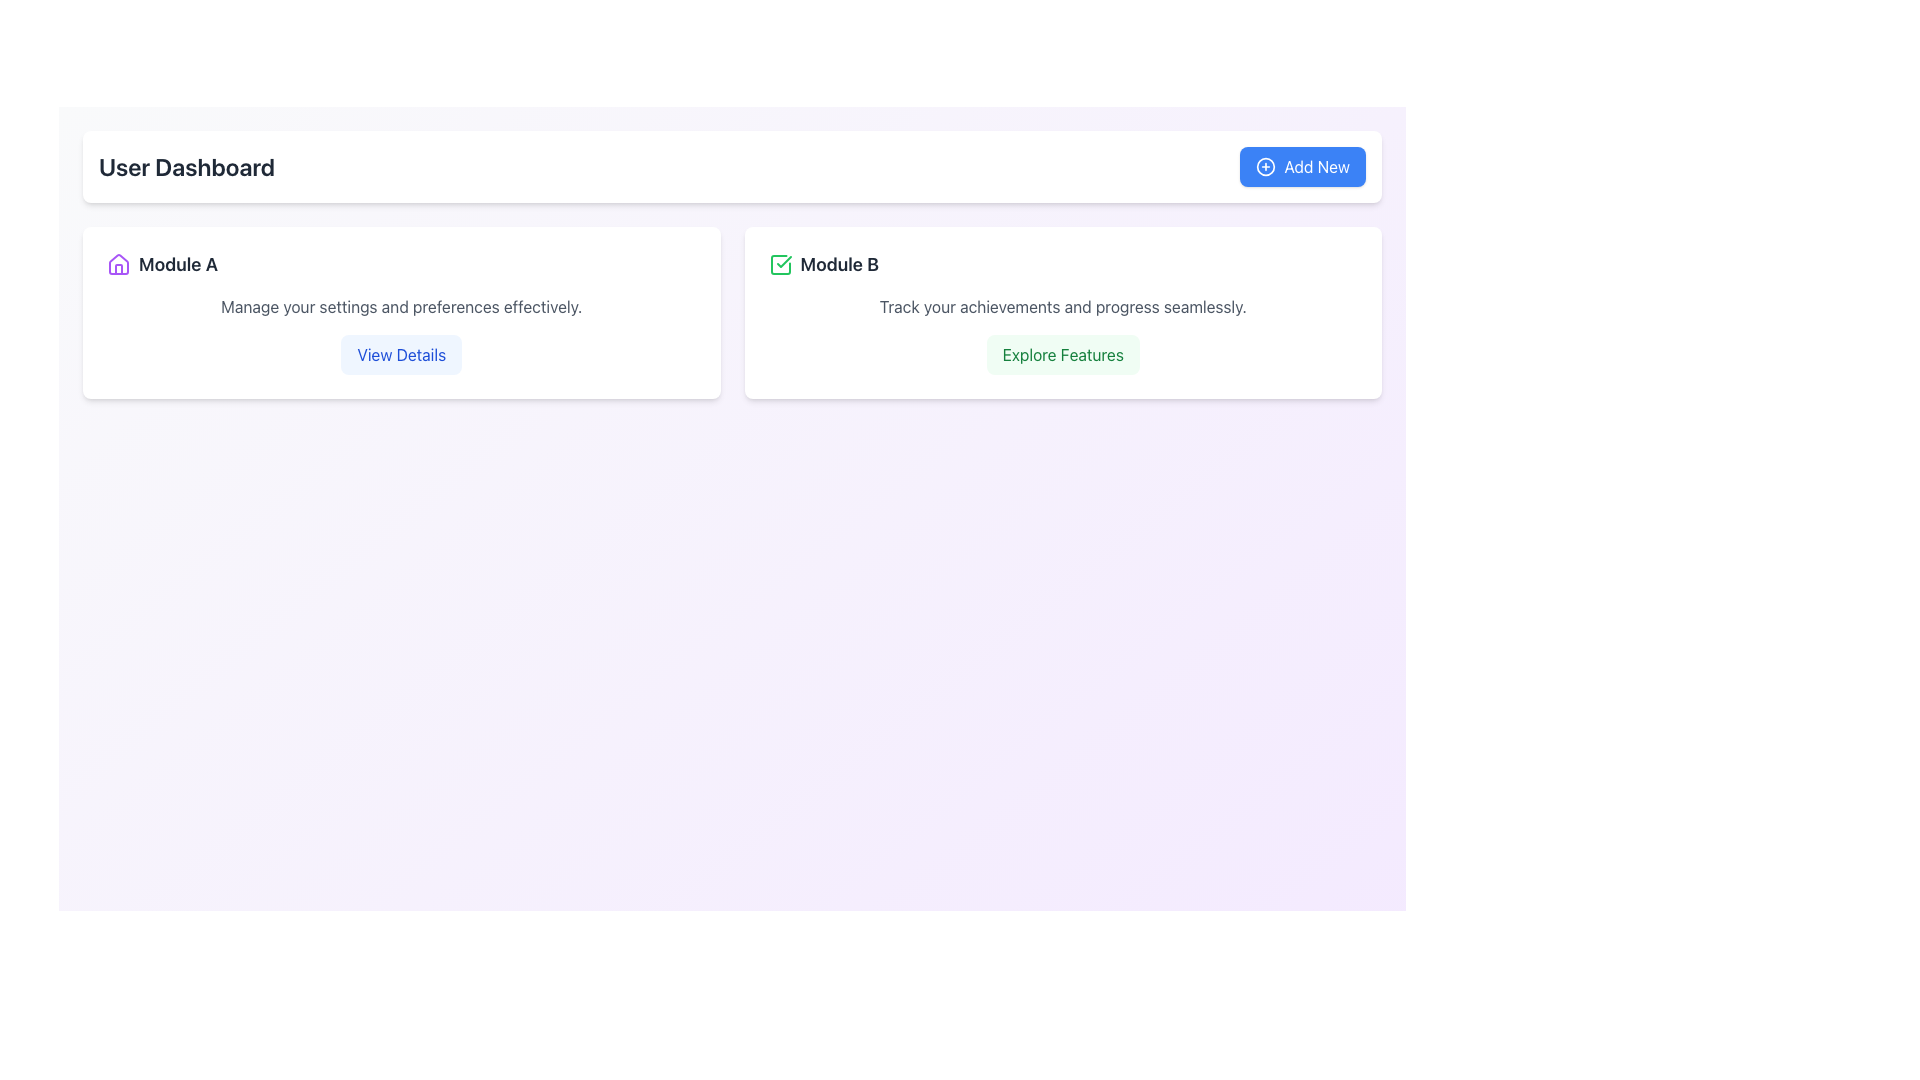  Describe the element at coordinates (1265, 165) in the screenshot. I see `the circular icon with a plus sign (+) that is part of the 'Add New' button` at that location.